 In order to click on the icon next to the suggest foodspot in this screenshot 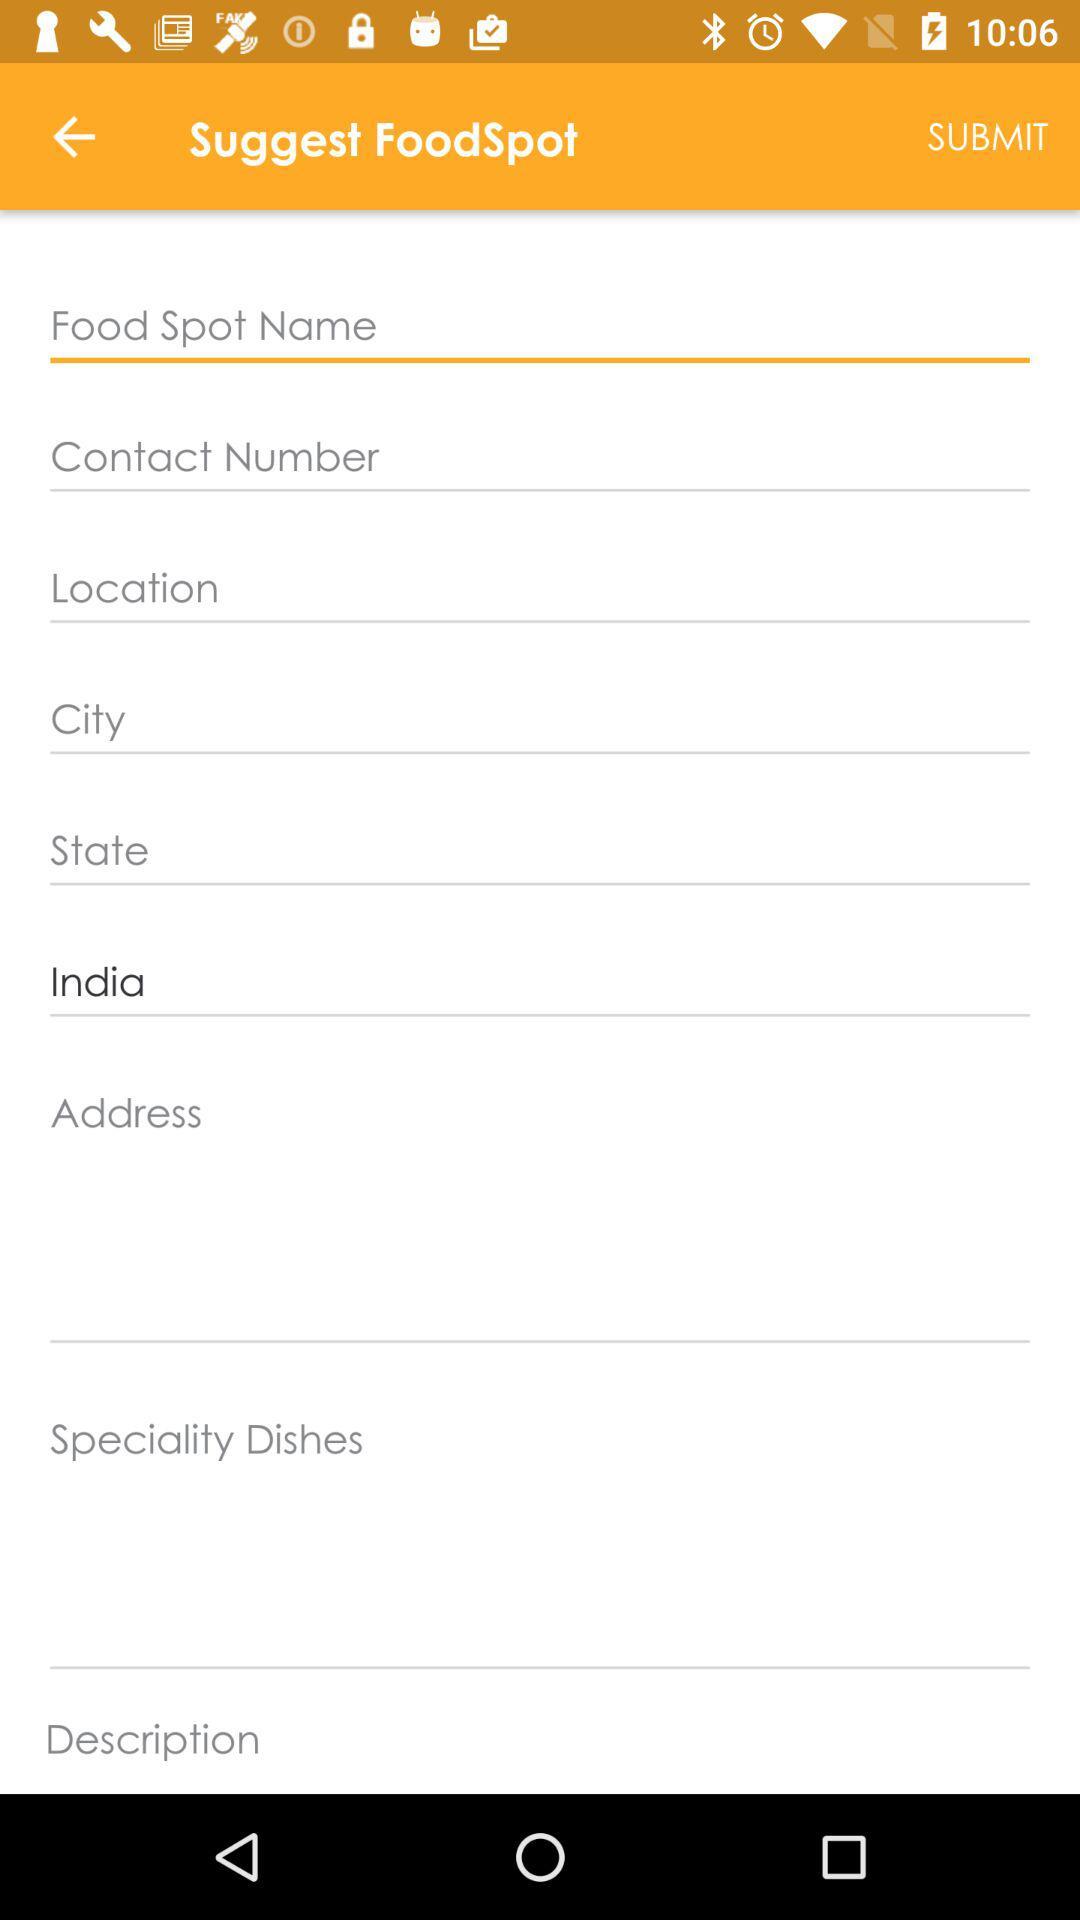, I will do `click(72, 135)`.